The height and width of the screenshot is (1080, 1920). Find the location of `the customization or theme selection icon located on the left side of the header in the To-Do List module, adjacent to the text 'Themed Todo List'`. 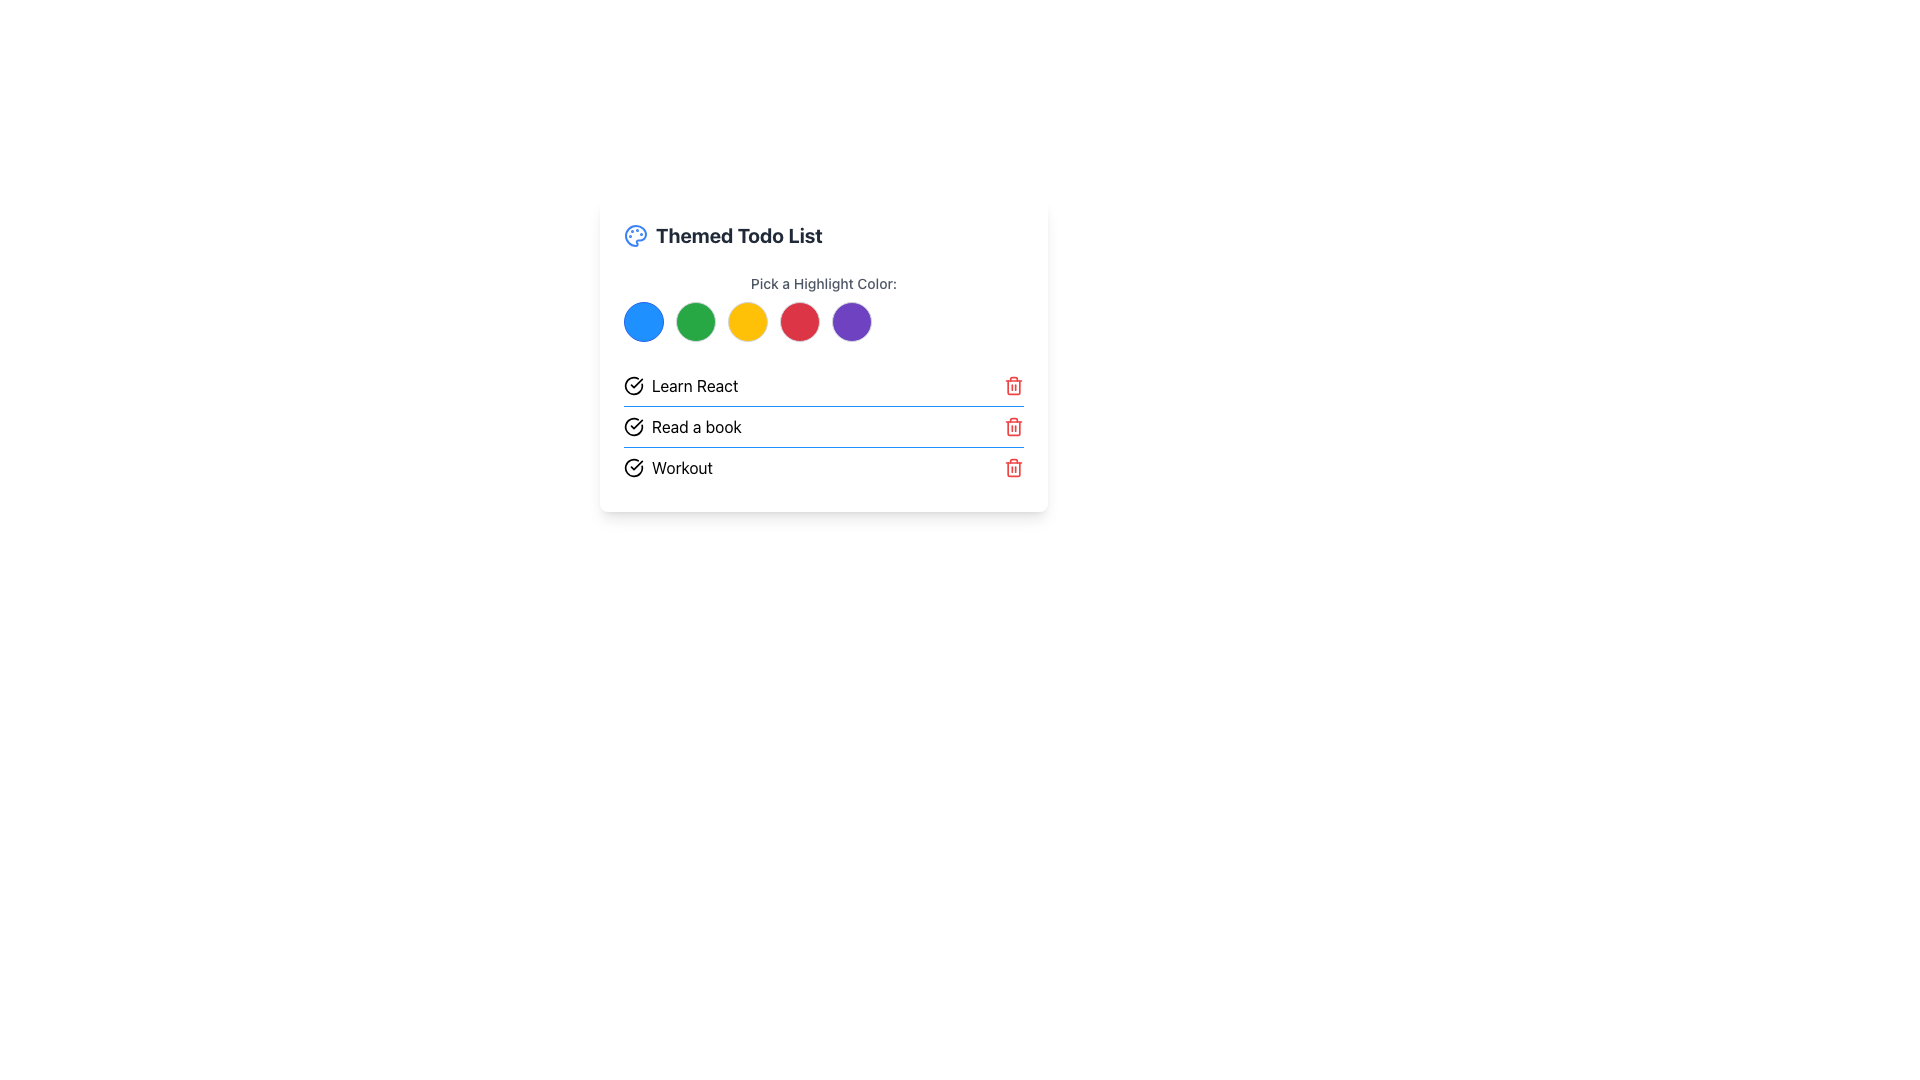

the customization or theme selection icon located on the left side of the header in the To-Do List module, adjacent to the text 'Themed Todo List' is located at coordinates (634, 234).